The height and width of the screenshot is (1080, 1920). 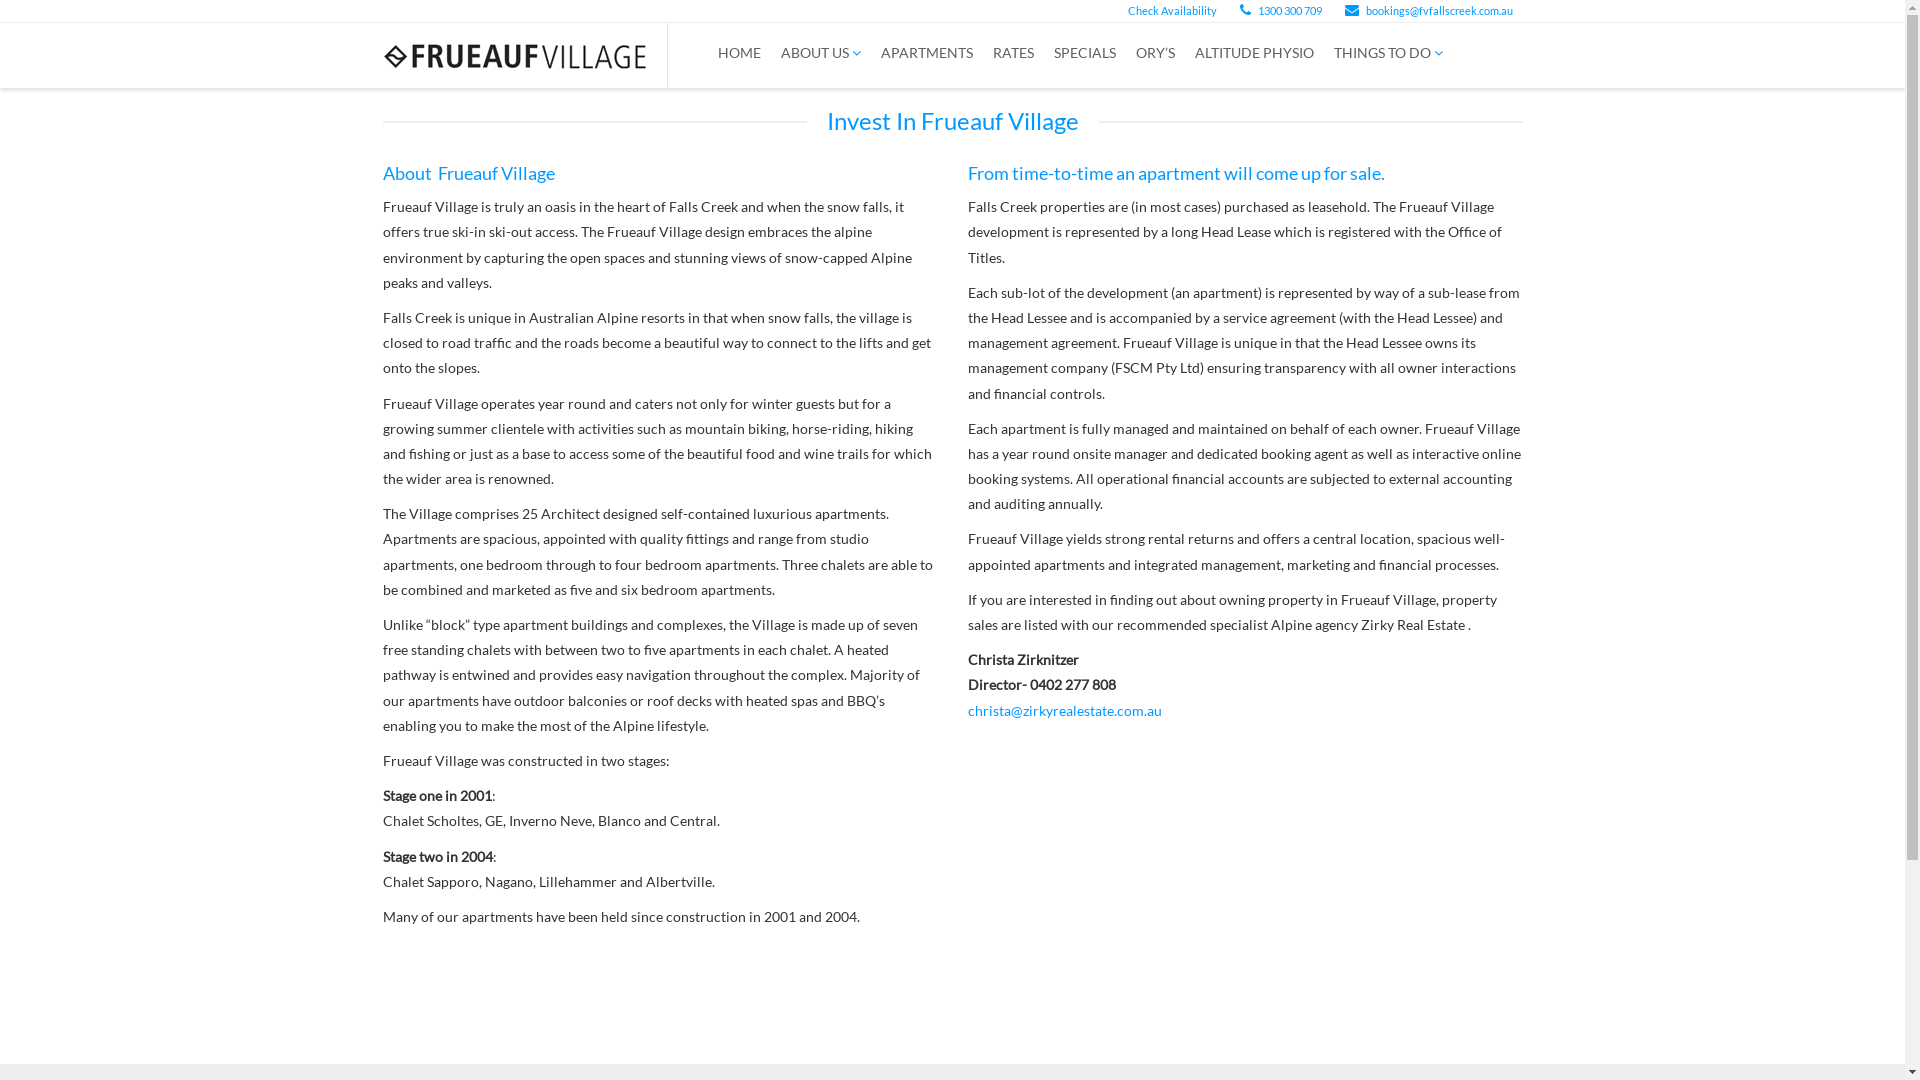 I want to click on 'christa@zirkyrealestate.com.au', so click(x=1064, y=709).